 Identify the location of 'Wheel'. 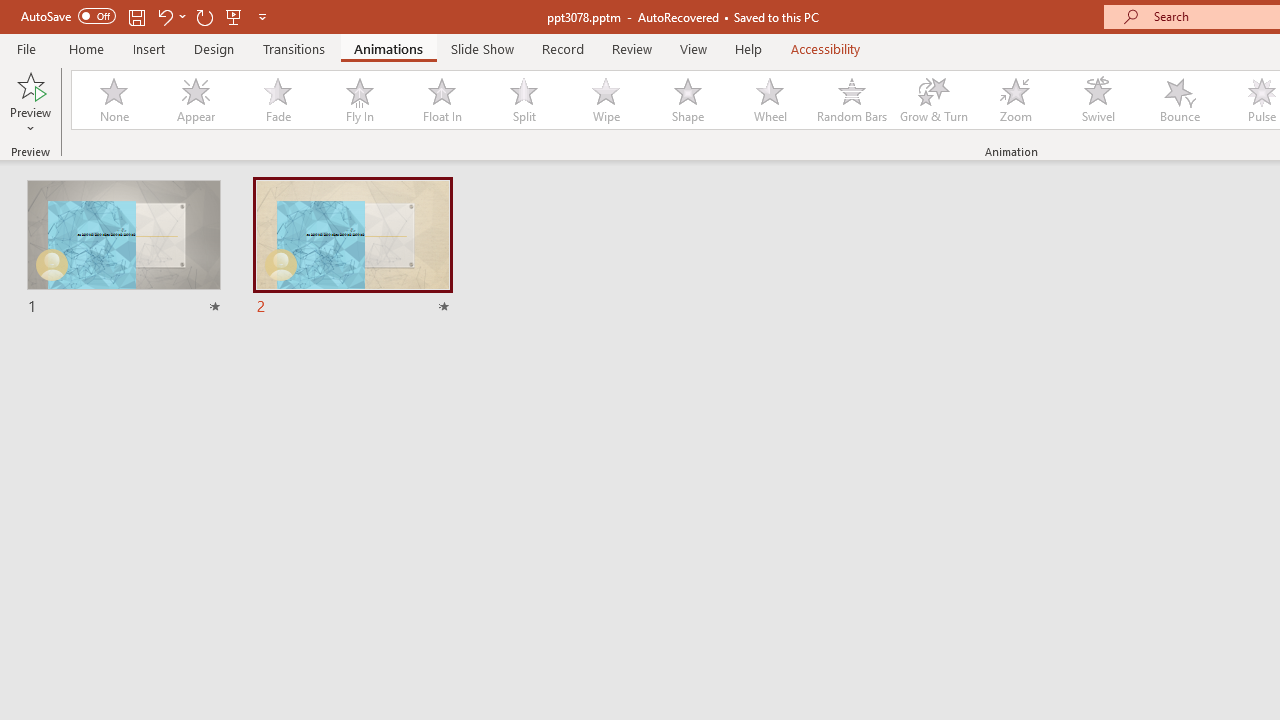
(769, 100).